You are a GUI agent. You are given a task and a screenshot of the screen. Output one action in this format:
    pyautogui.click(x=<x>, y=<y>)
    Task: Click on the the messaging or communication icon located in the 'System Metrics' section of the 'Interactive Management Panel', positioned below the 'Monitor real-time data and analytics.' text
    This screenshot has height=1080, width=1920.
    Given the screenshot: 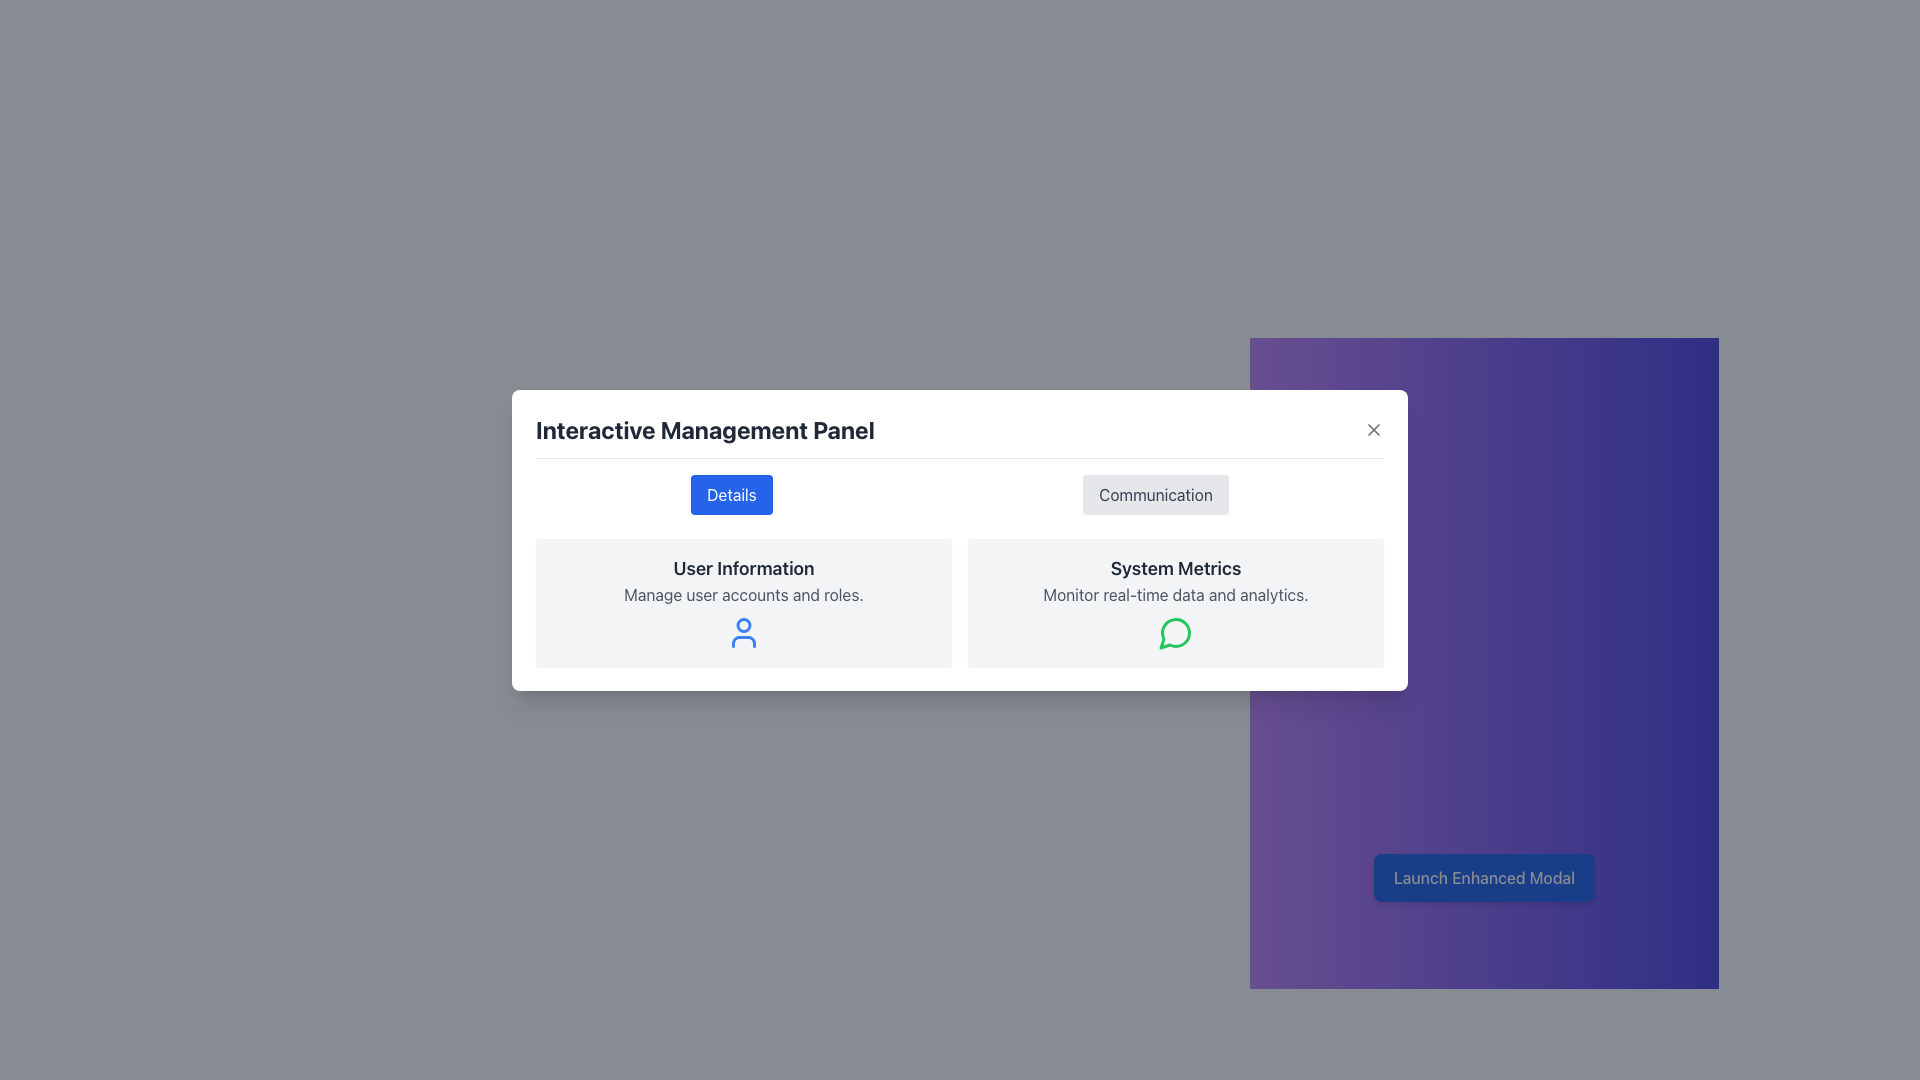 What is the action you would take?
    pyautogui.click(x=1176, y=632)
    